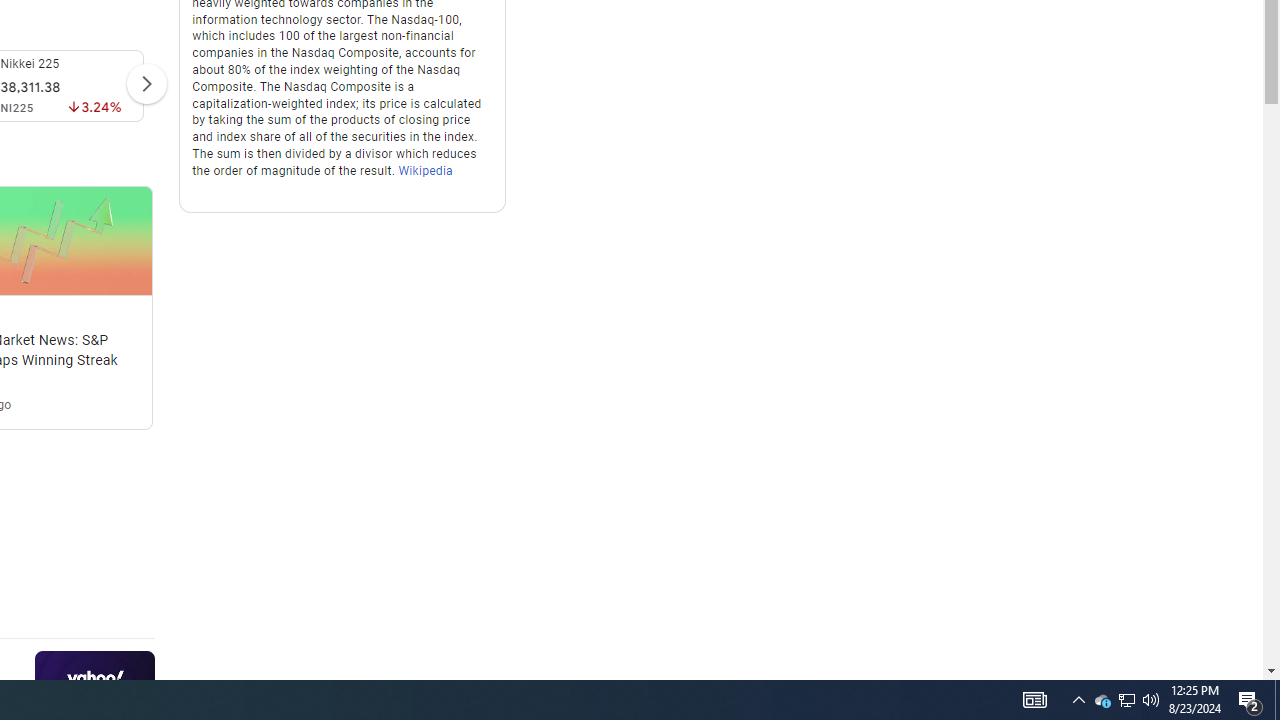  What do you see at coordinates (424, 169) in the screenshot?
I see `'Wikipedia'` at bounding box center [424, 169].